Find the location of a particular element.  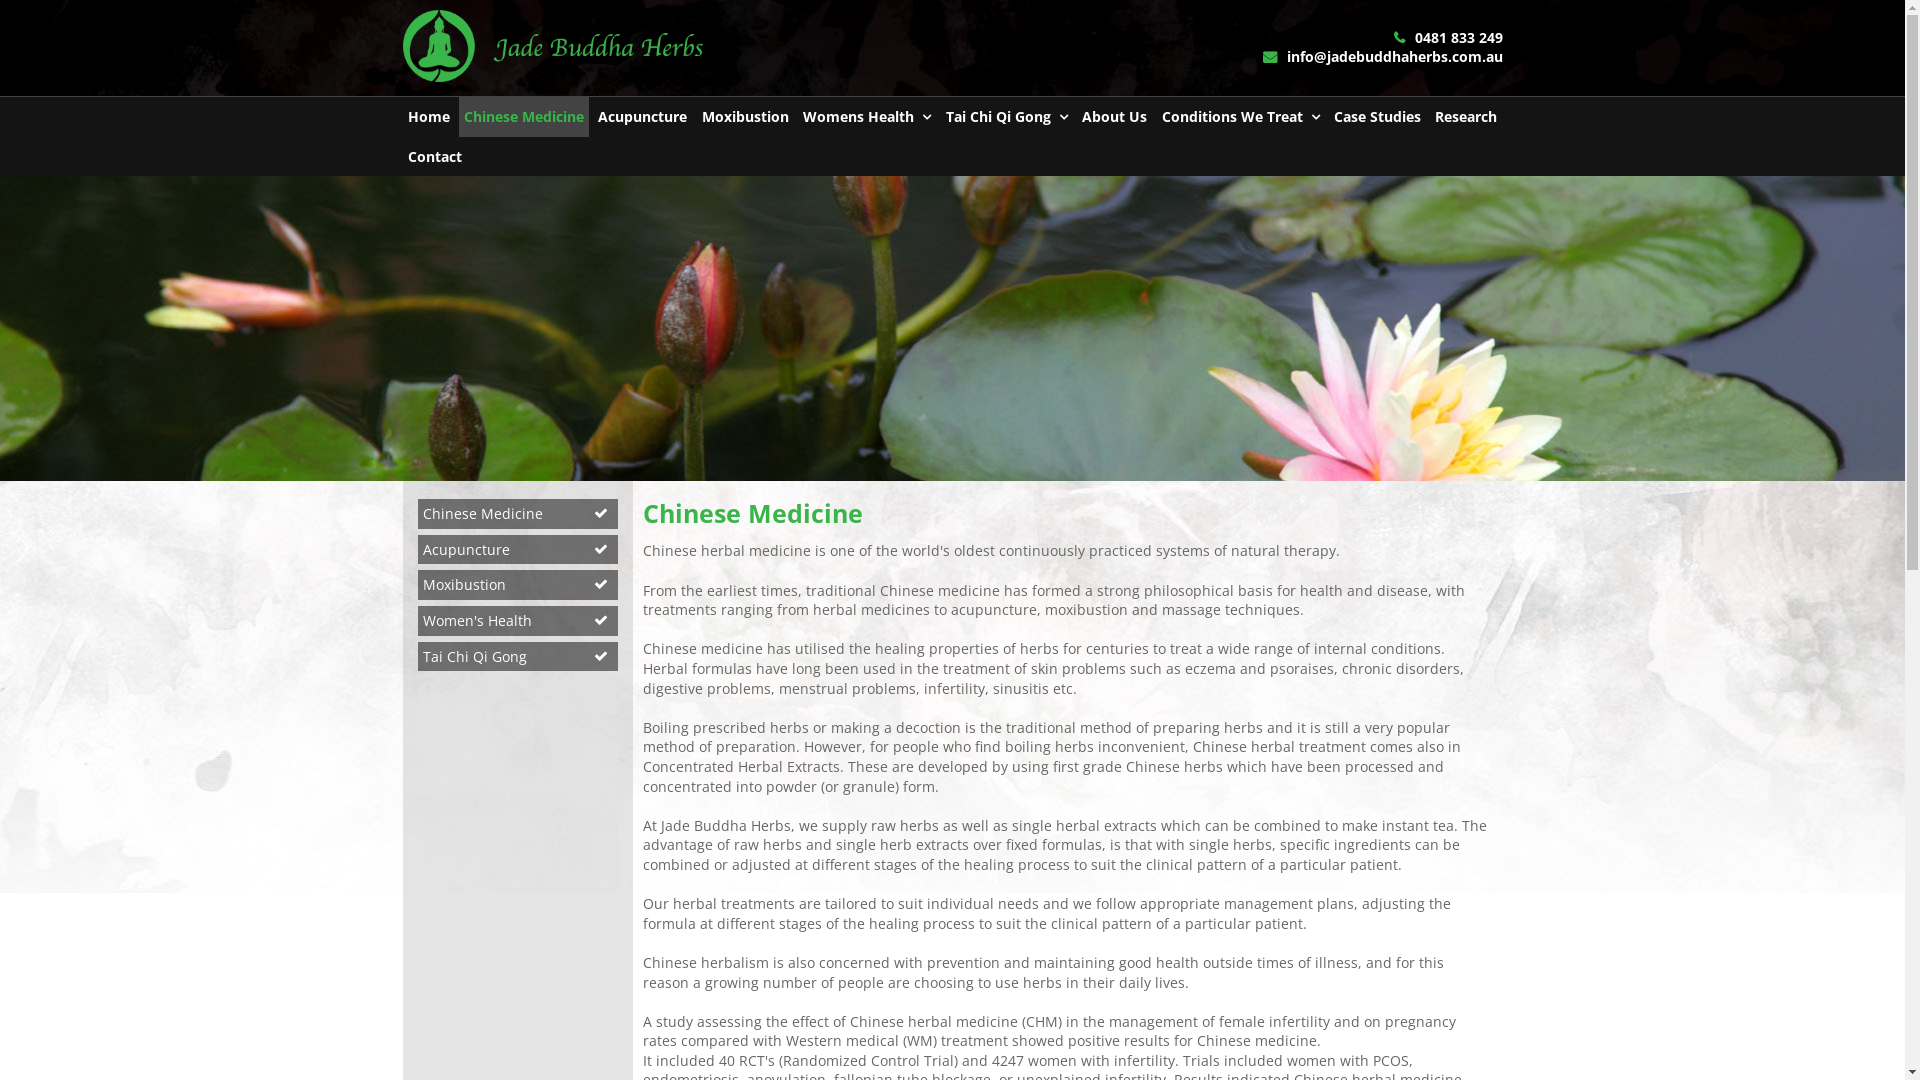

'Womens Health' is located at coordinates (867, 116).